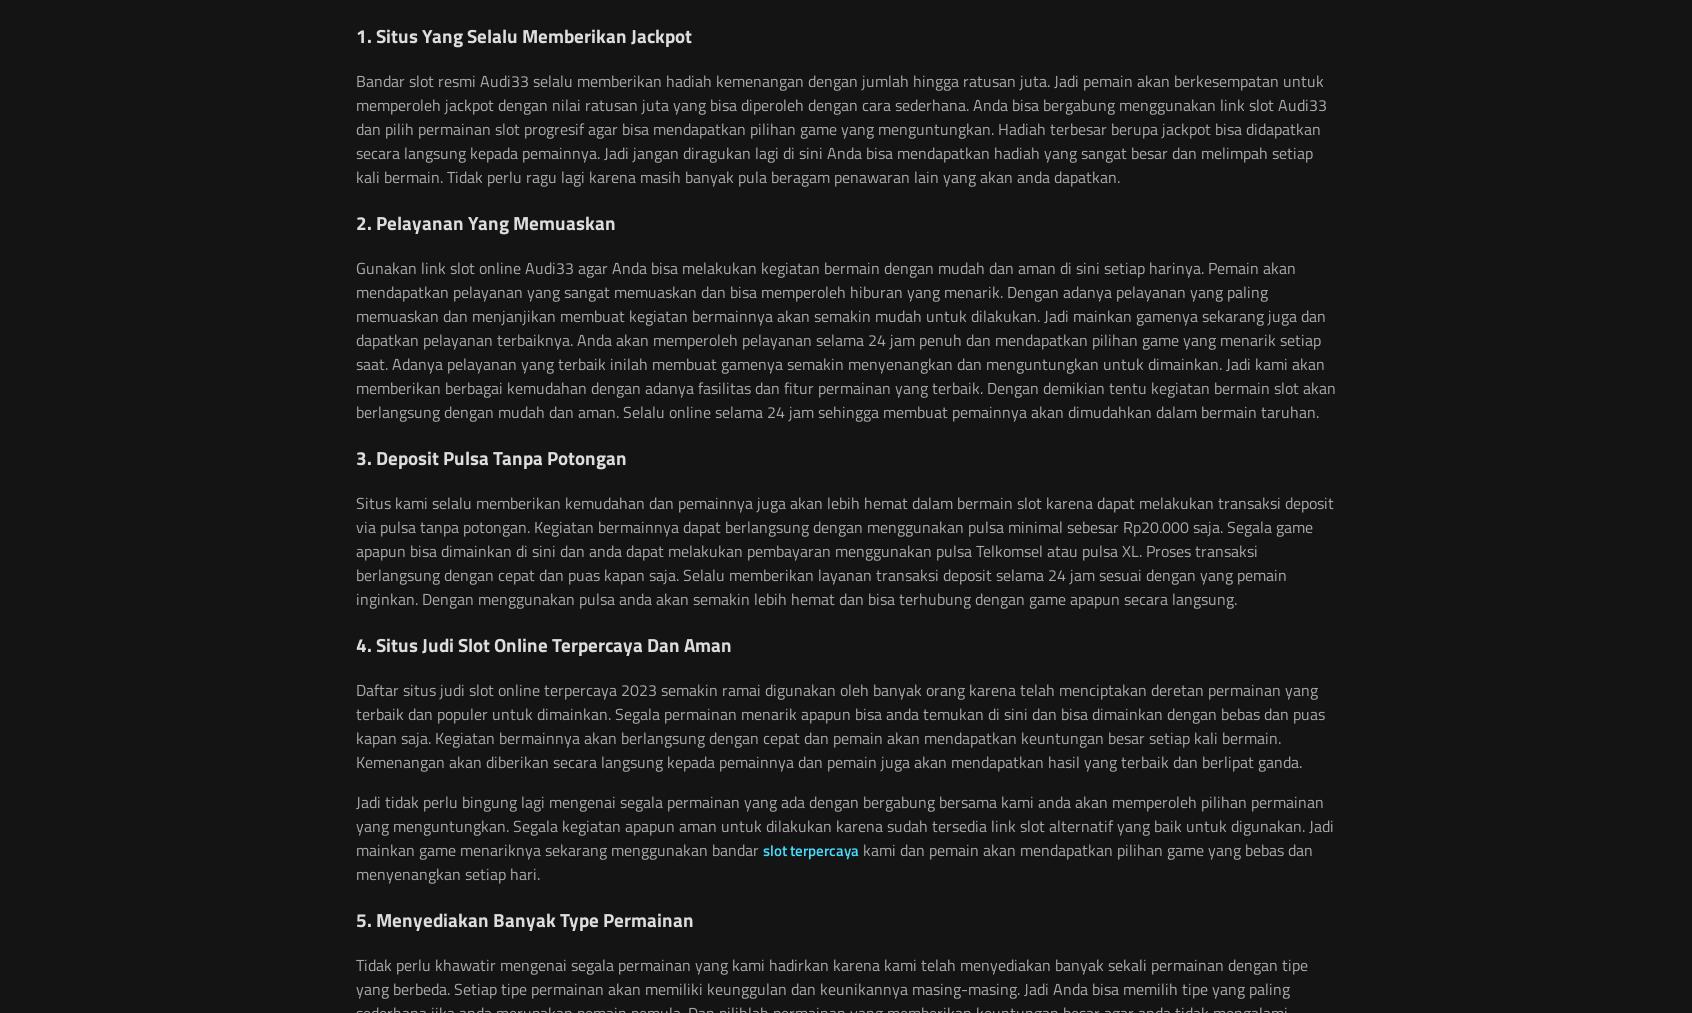  Describe the element at coordinates (525, 919) in the screenshot. I see `'5. Menyediakan Banyak Type Permainan'` at that location.